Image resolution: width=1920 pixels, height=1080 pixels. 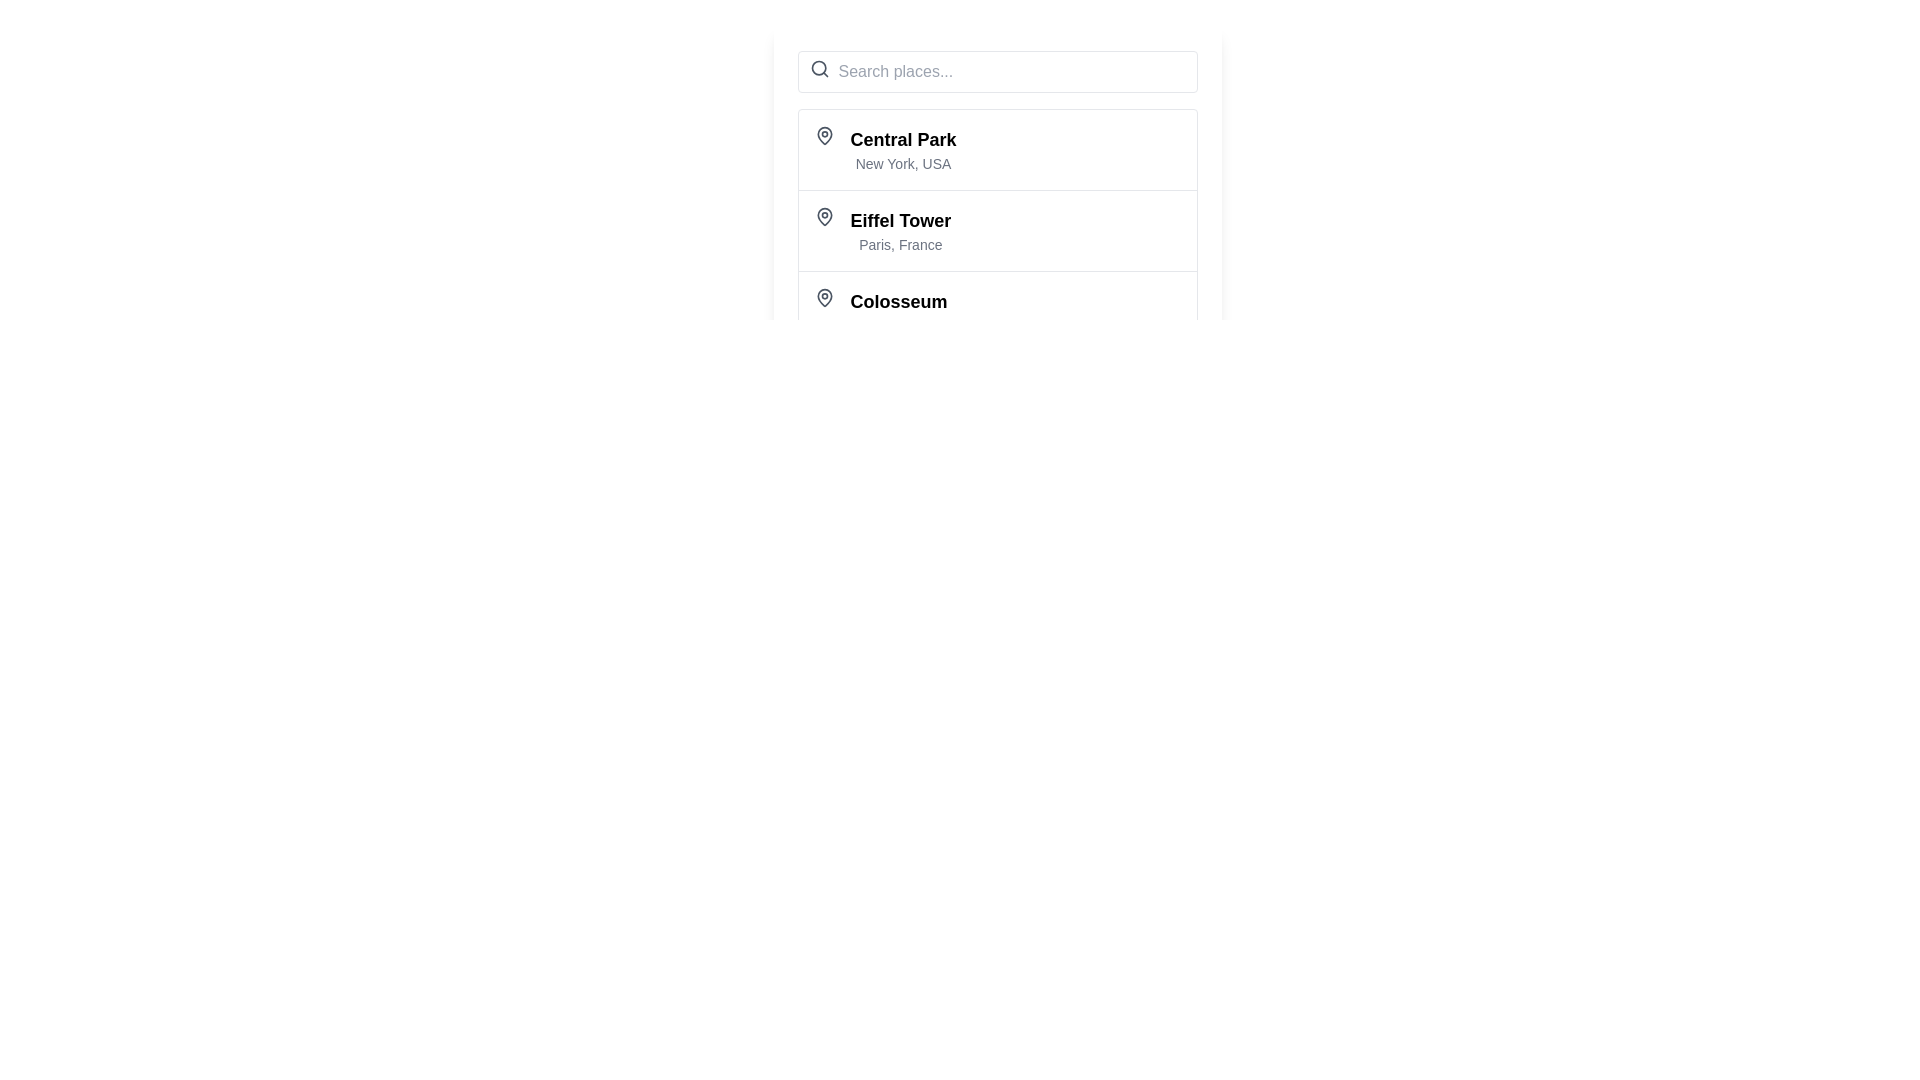 What do you see at coordinates (818, 67) in the screenshot?
I see `the decorative circular outline of the search icon located to the left of the text input field in the header area` at bounding box center [818, 67].